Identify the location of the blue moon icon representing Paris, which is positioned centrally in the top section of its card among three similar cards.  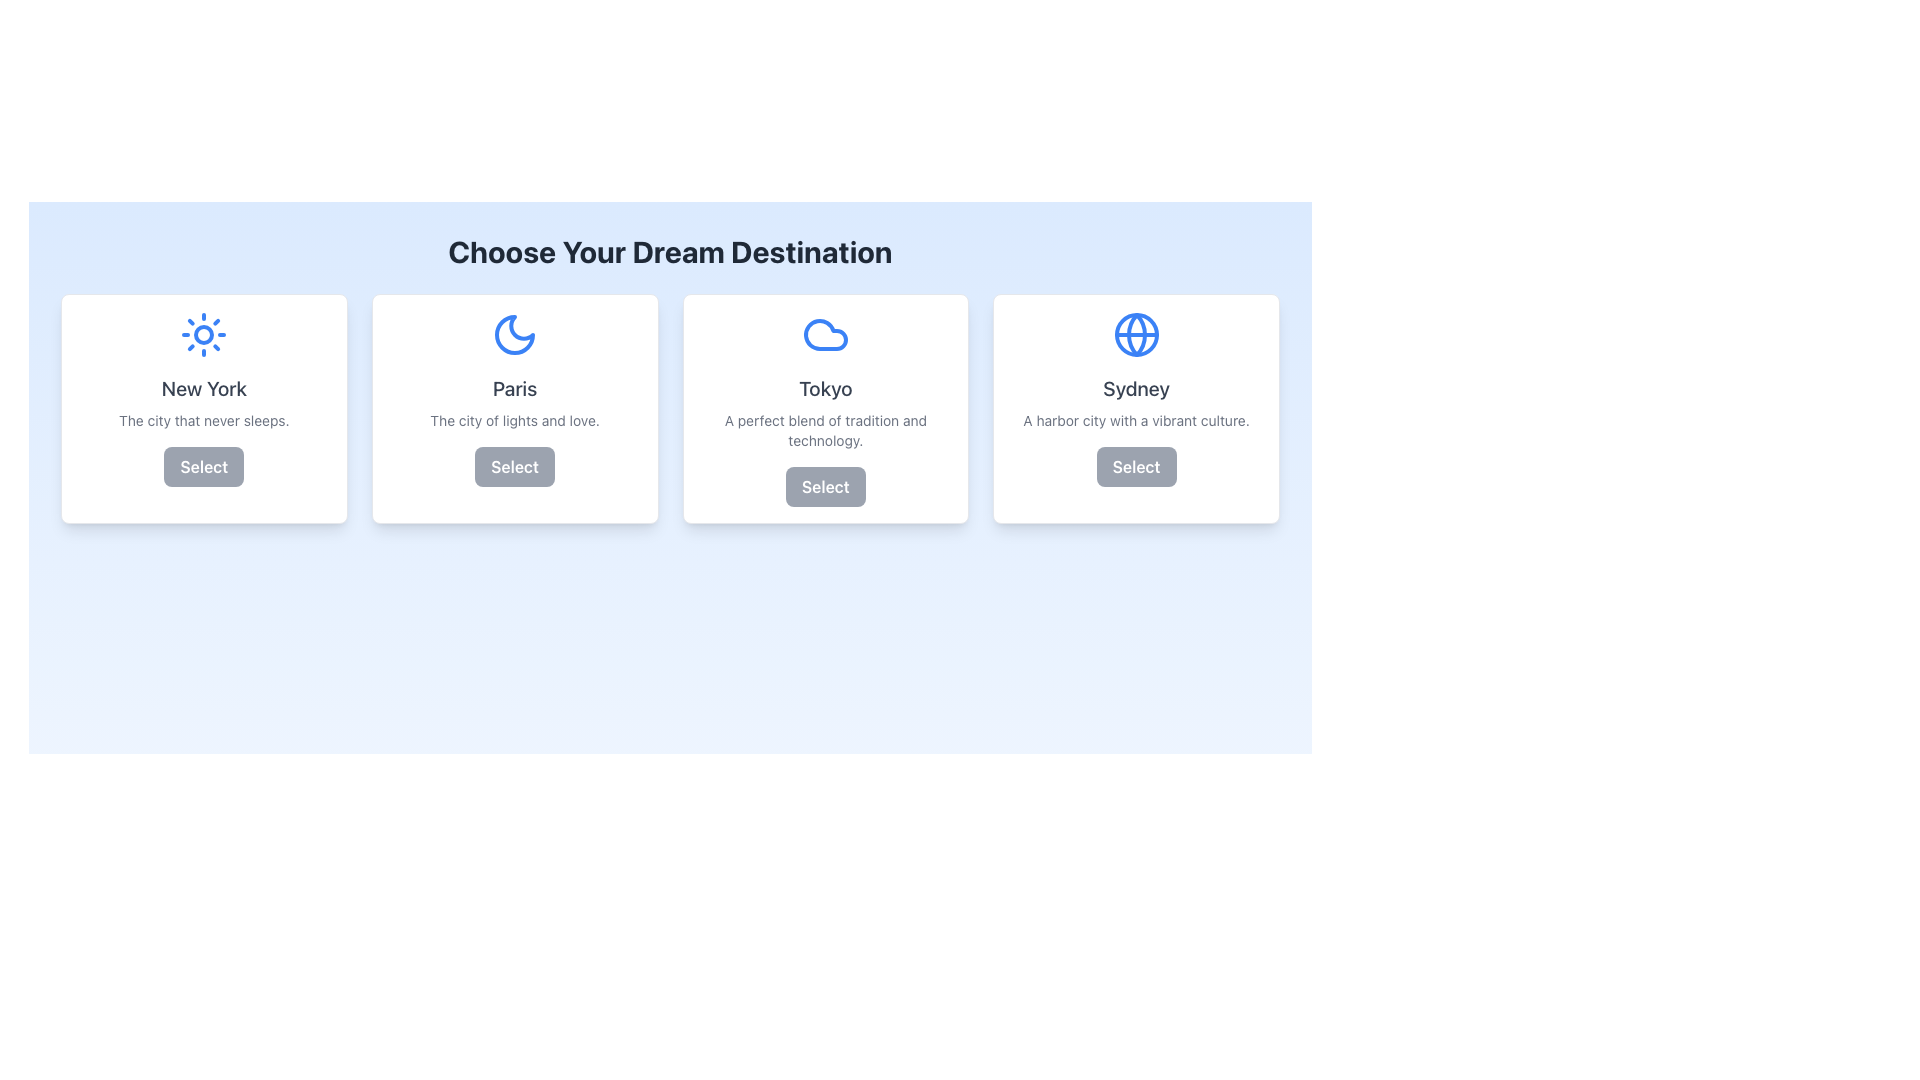
(515, 334).